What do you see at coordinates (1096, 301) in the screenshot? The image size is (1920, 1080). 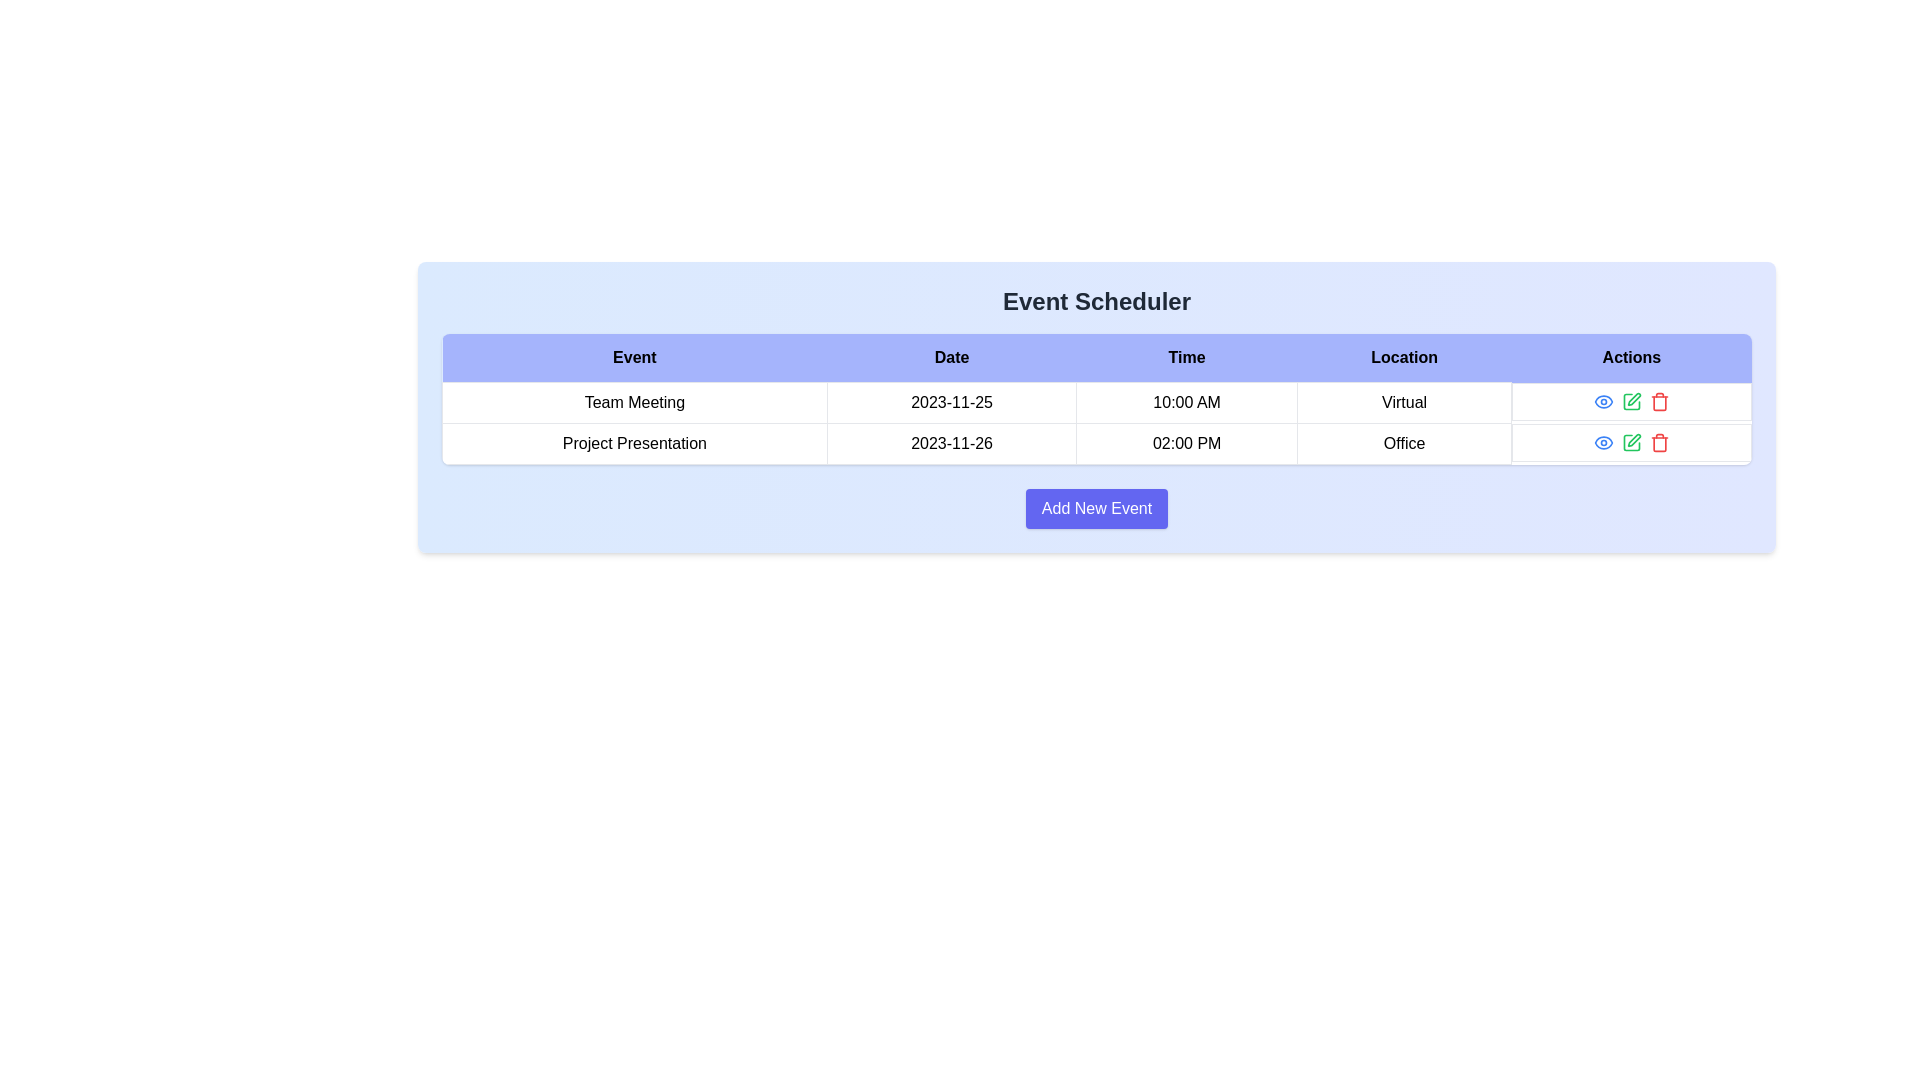 I see `the bold, centered text header that reads 'Event Scheduler' located at the top of a light blue background panel` at bounding box center [1096, 301].